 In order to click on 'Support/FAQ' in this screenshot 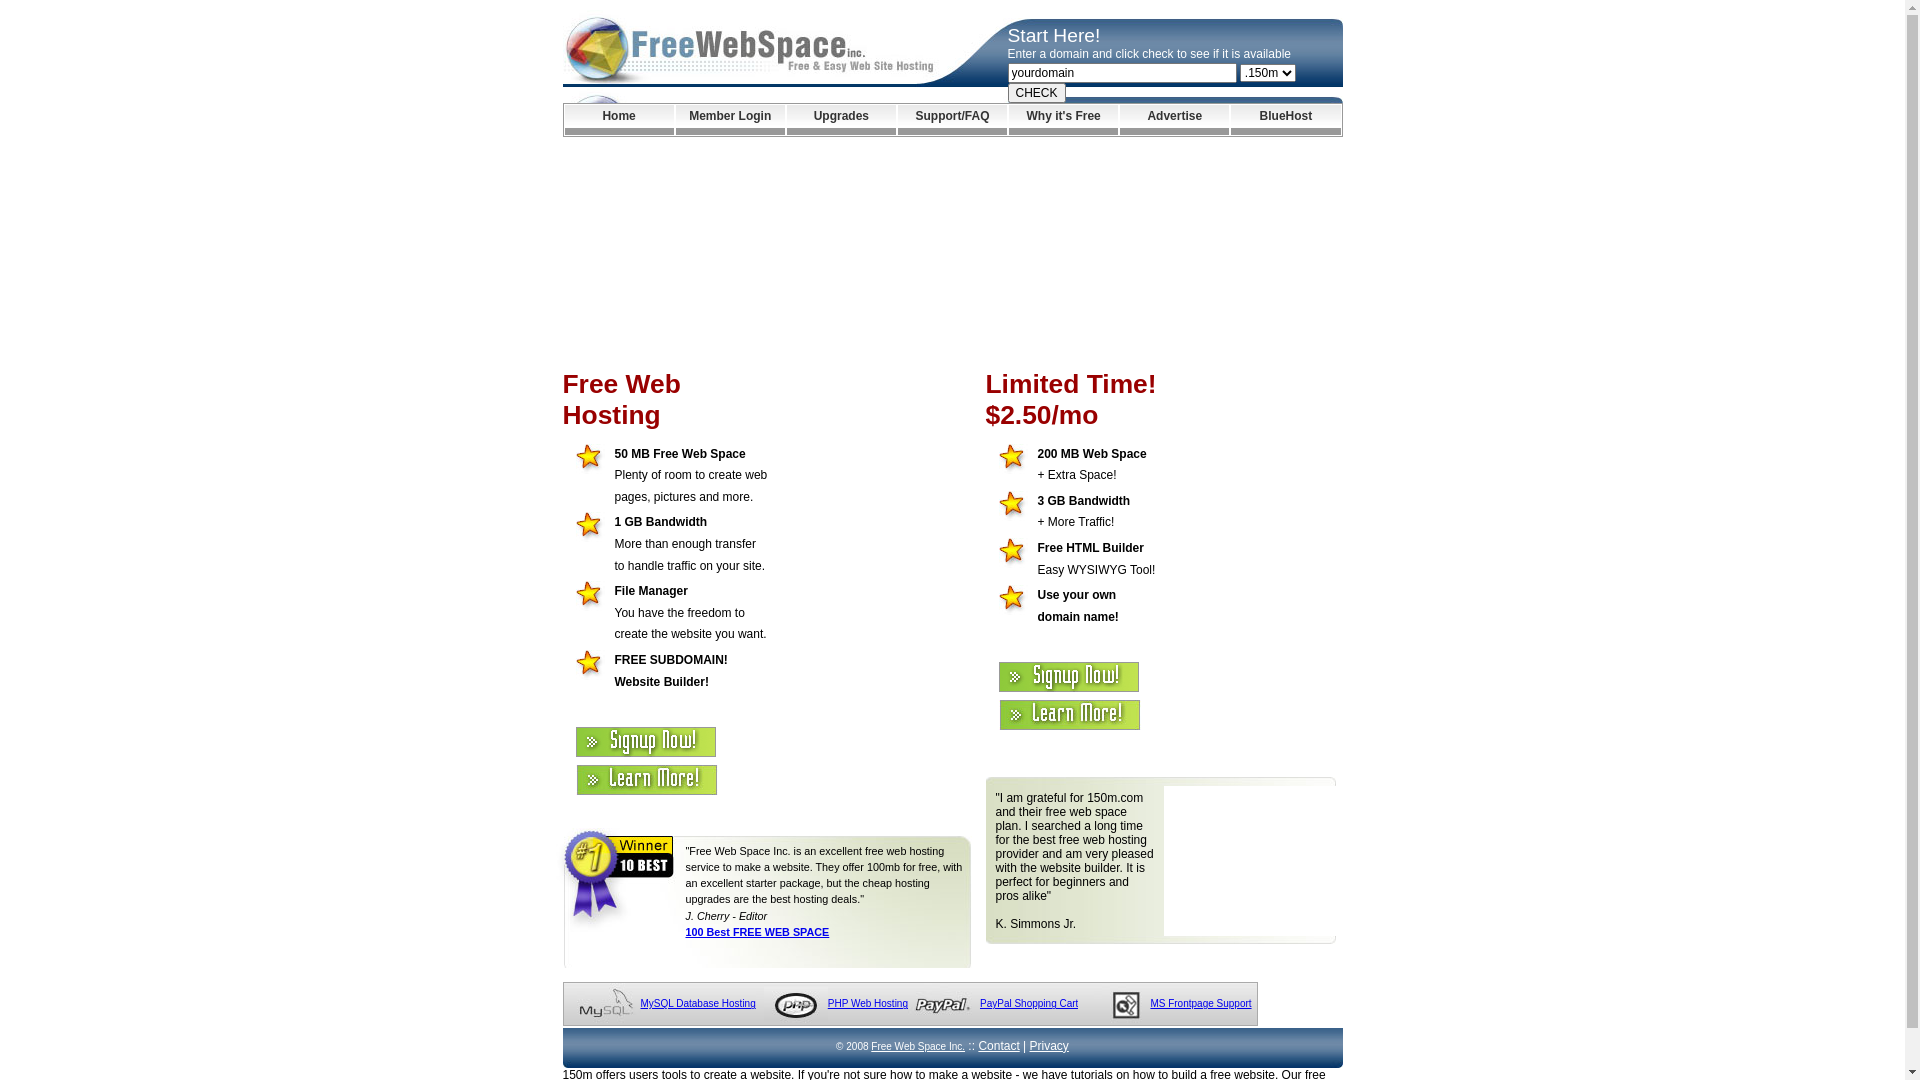, I will do `click(951, 119)`.